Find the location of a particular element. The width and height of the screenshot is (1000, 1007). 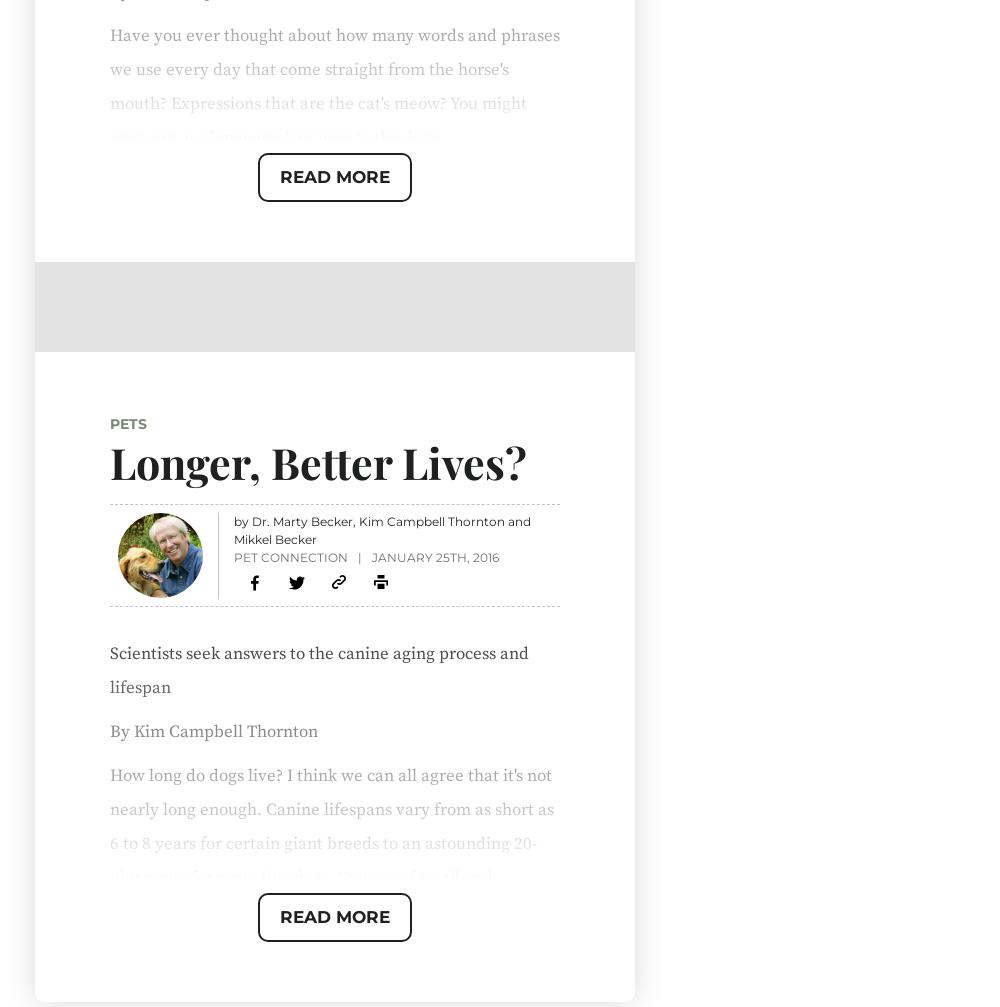

'January 25th, 2016' is located at coordinates (434, 555).